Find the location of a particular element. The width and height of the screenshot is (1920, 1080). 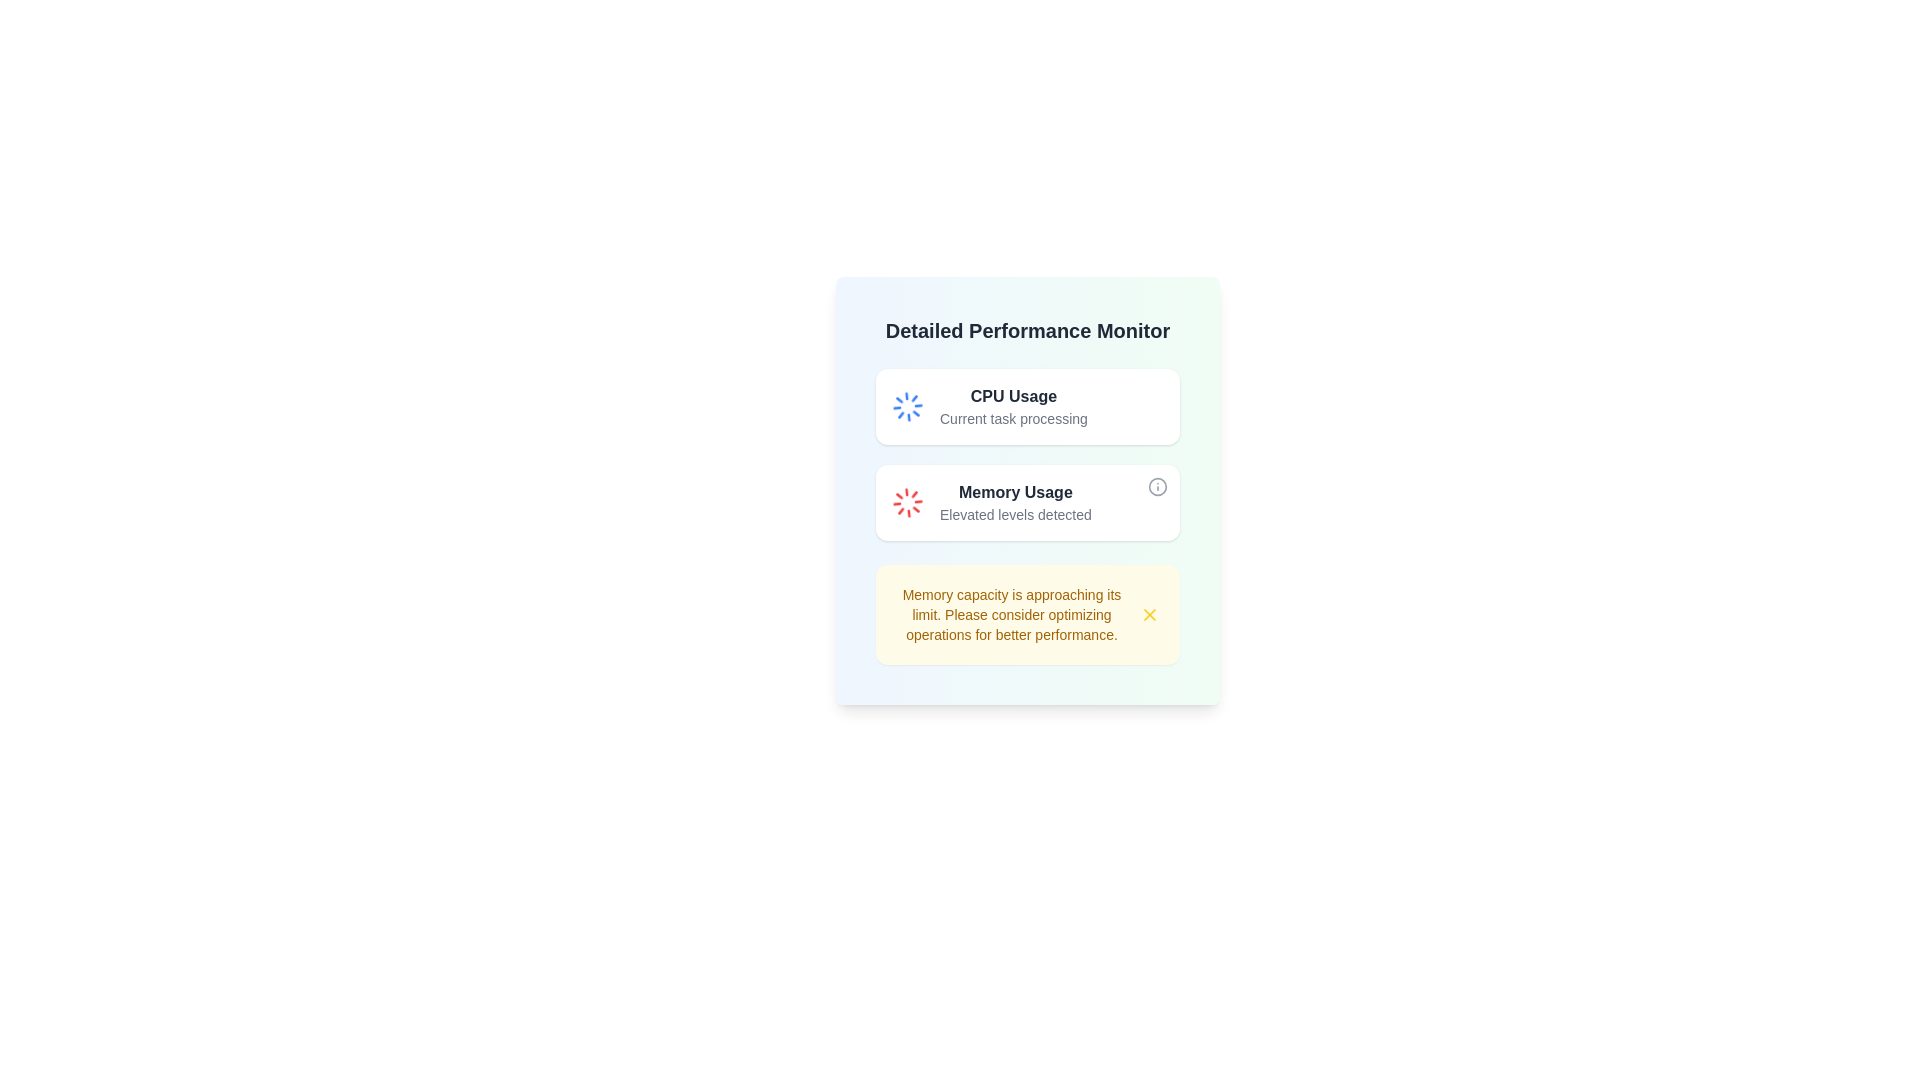

the Close or Dismiss Button icon located next to the memory limit warning text is located at coordinates (1150, 613).